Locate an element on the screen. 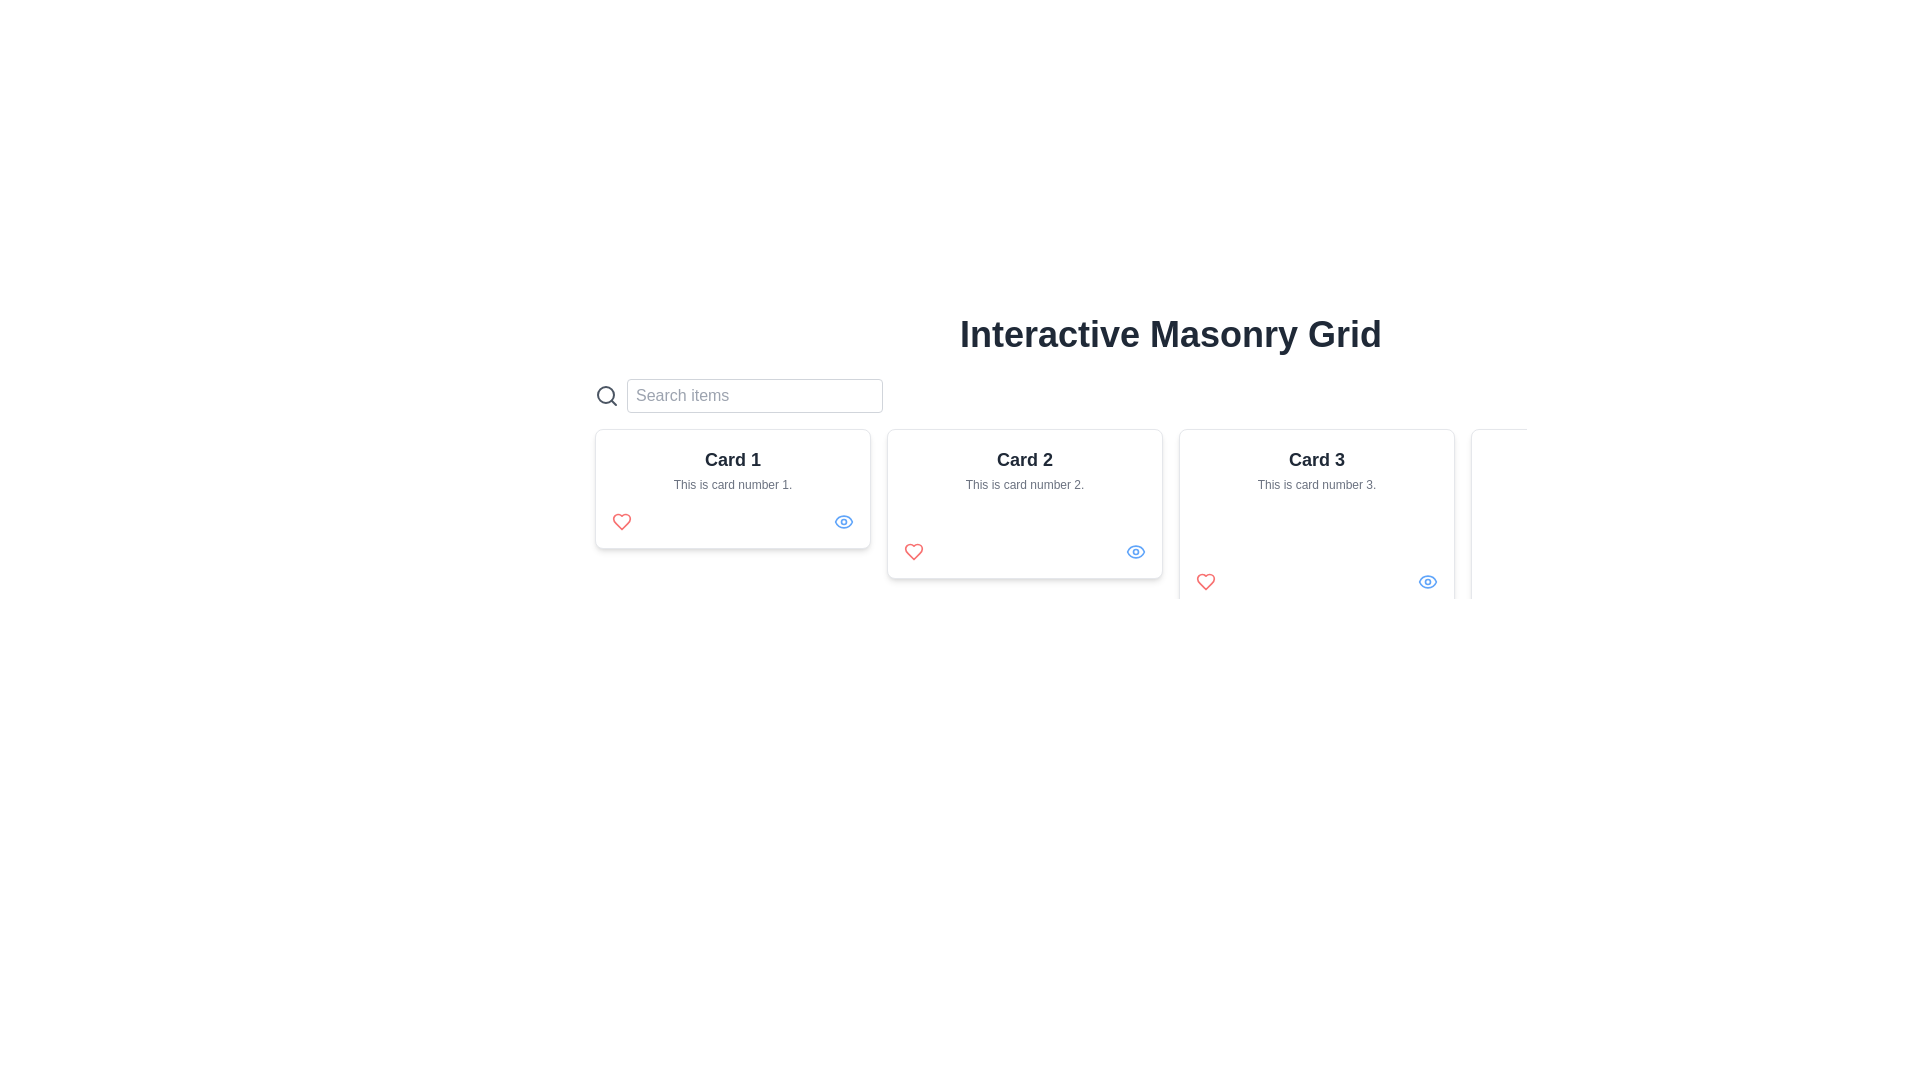  the text label that reads 'This is card number 1.' located under the heading 'Card 1' in the first card of a horizontal layout is located at coordinates (732, 485).